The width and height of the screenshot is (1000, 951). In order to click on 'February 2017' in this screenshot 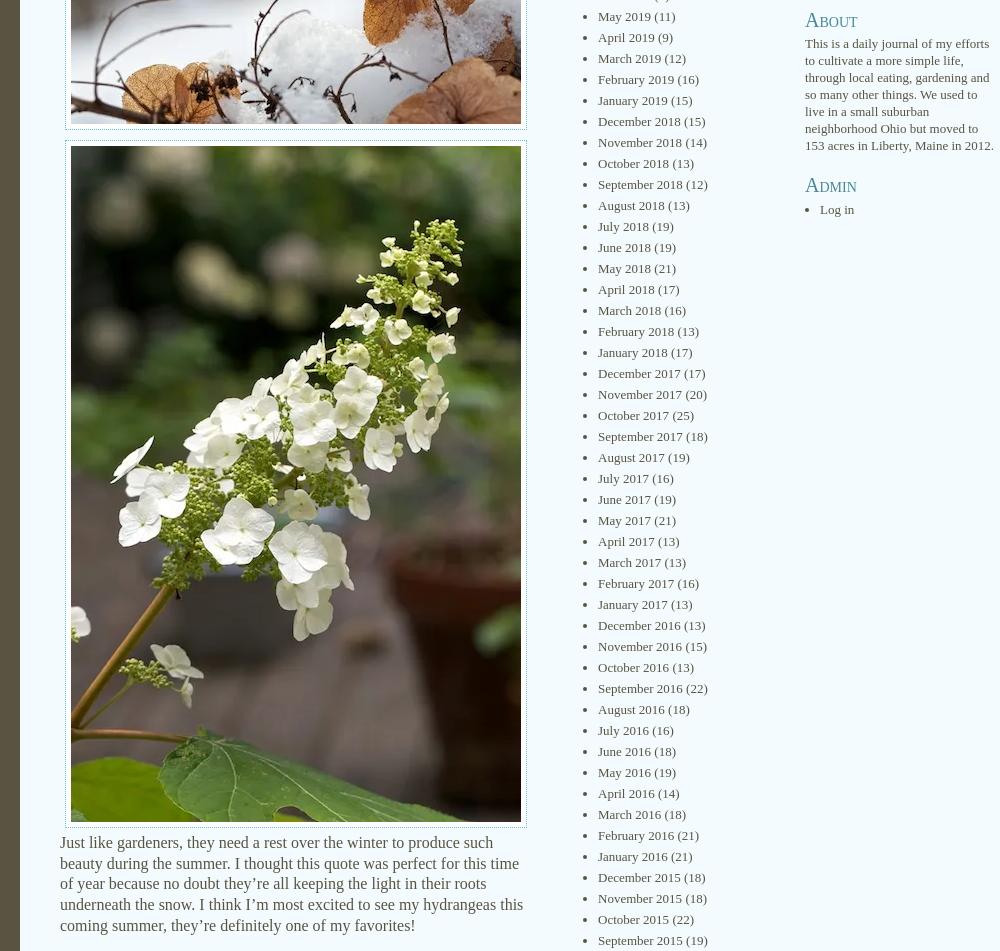, I will do `click(636, 582)`.